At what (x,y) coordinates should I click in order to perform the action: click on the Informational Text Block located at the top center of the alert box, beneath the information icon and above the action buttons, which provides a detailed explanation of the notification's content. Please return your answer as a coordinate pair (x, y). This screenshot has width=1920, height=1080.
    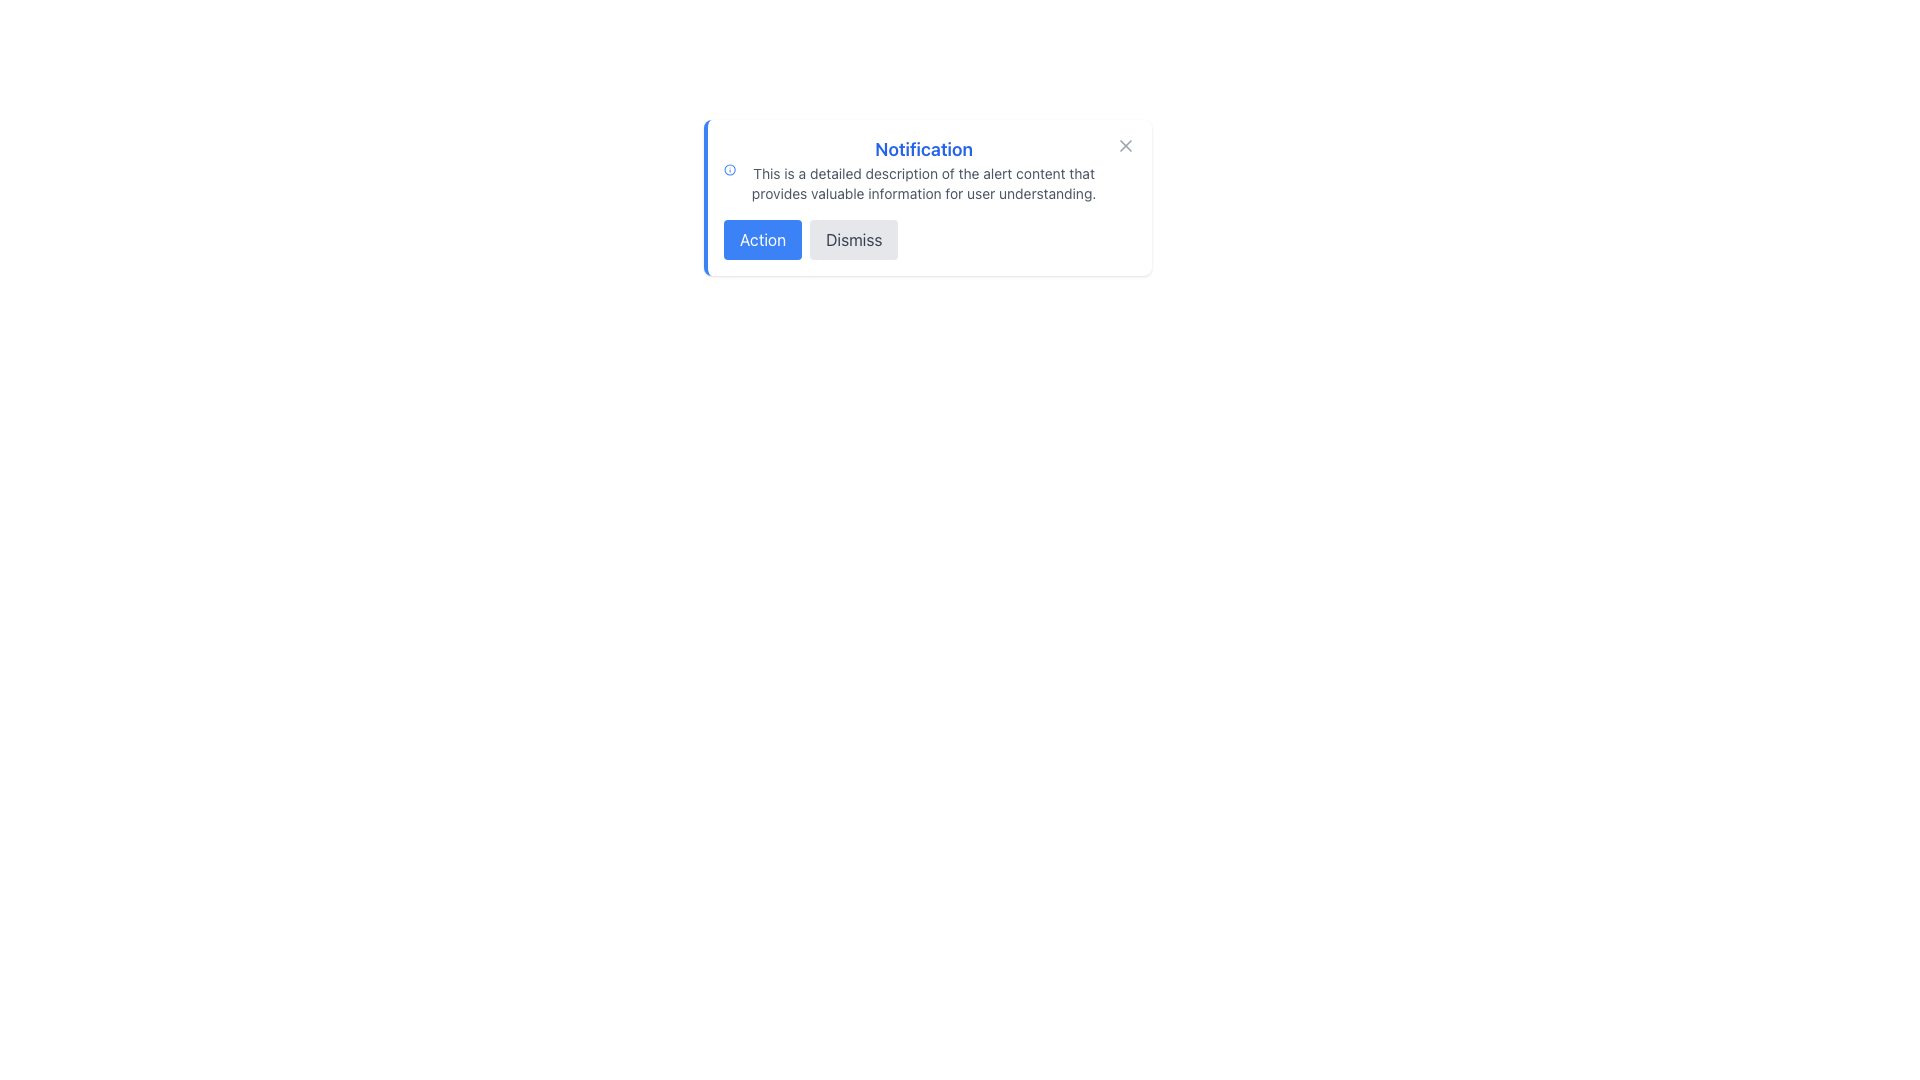
    Looking at the image, I should click on (911, 168).